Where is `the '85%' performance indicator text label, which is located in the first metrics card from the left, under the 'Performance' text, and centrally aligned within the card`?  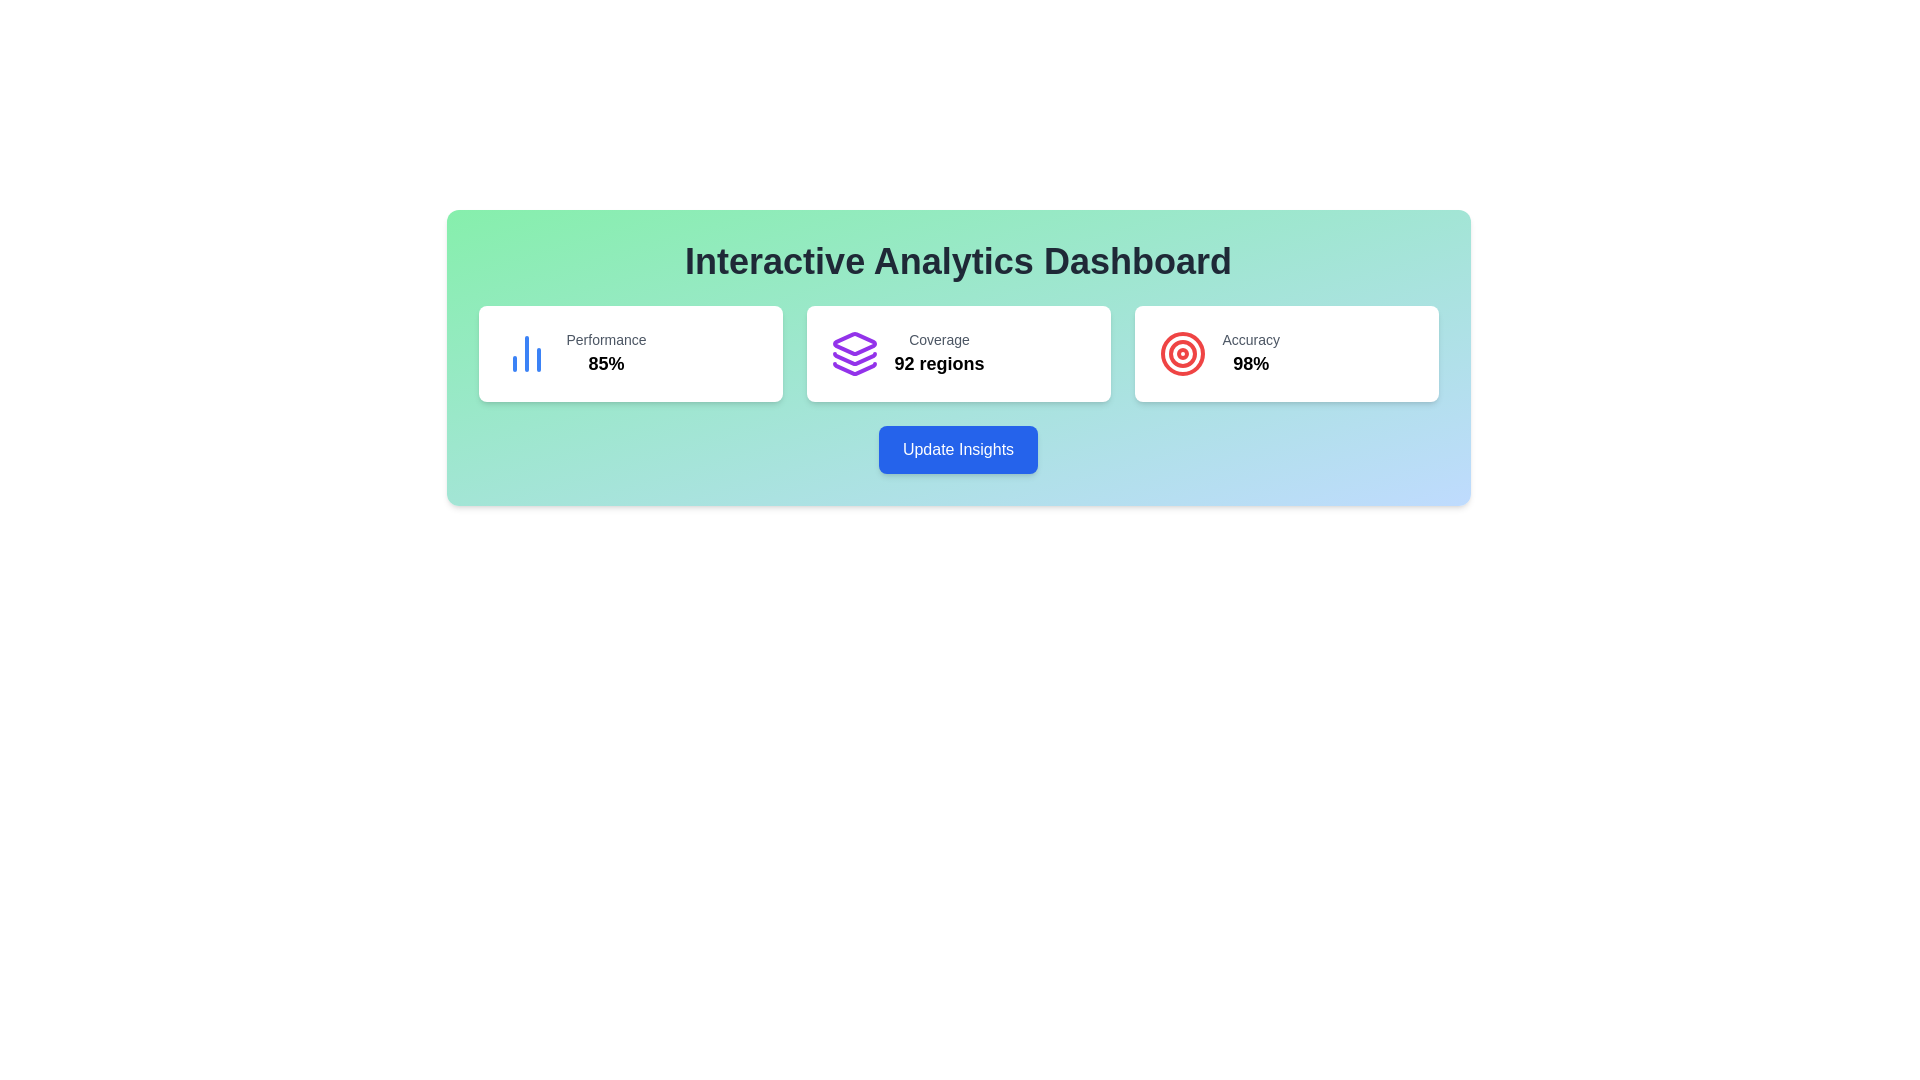
the '85%' performance indicator text label, which is located in the first metrics card from the left, under the 'Performance' text, and centrally aligned within the card is located at coordinates (605, 363).